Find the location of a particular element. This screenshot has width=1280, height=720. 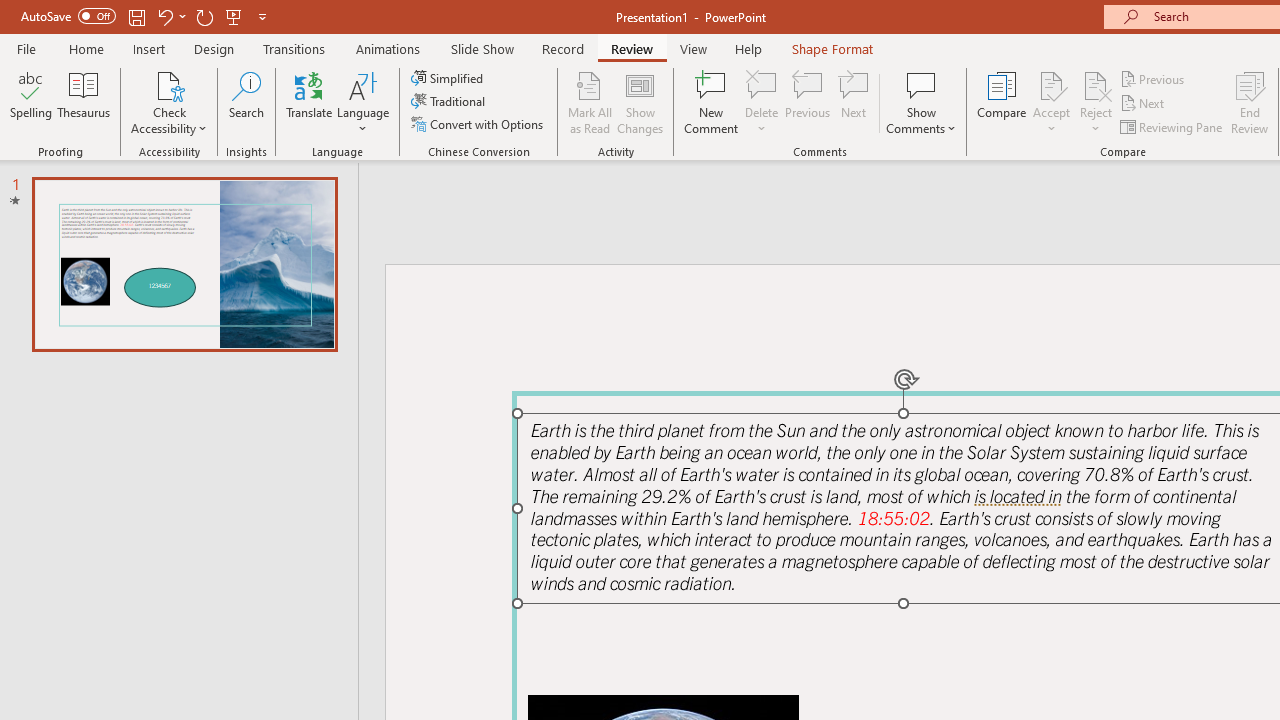

'Accept Change' is located at coordinates (1050, 84).